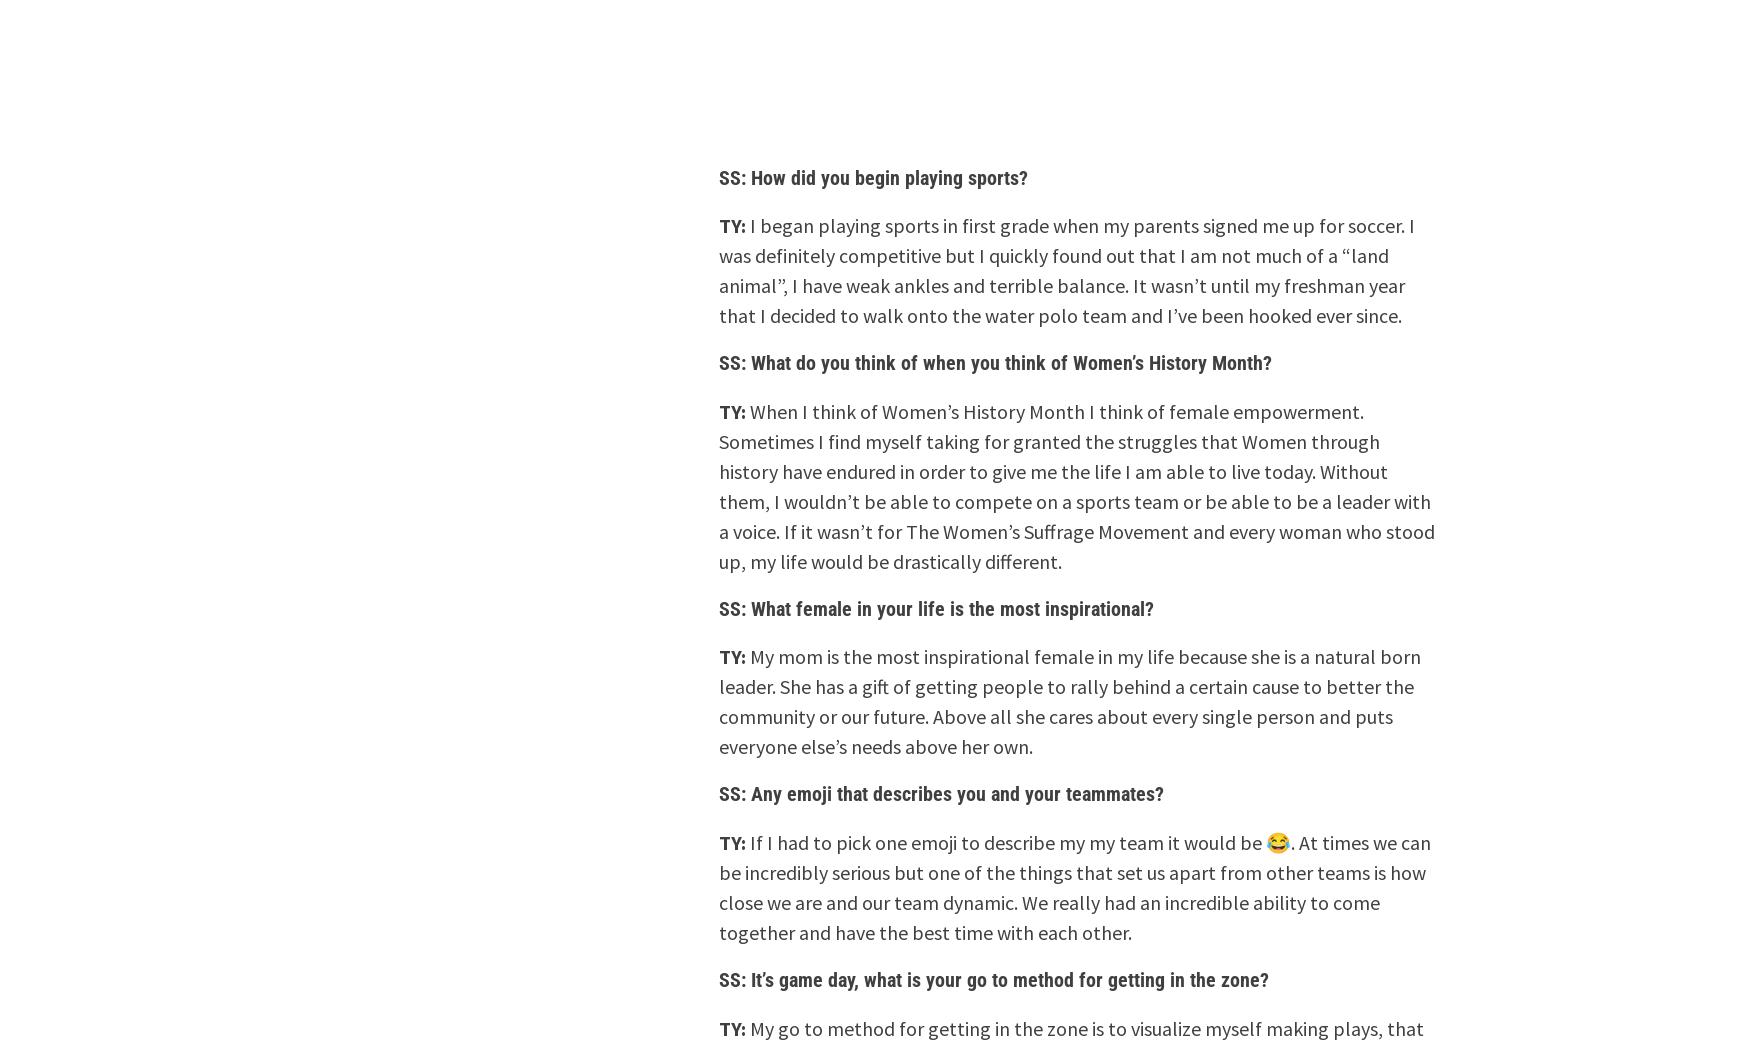  What do you see at coordinates (993, 978) in the screenshot?
I see `'SS: It’s game day, what is your go to method for getting in the zone?'` at bounding box center [993, 978].